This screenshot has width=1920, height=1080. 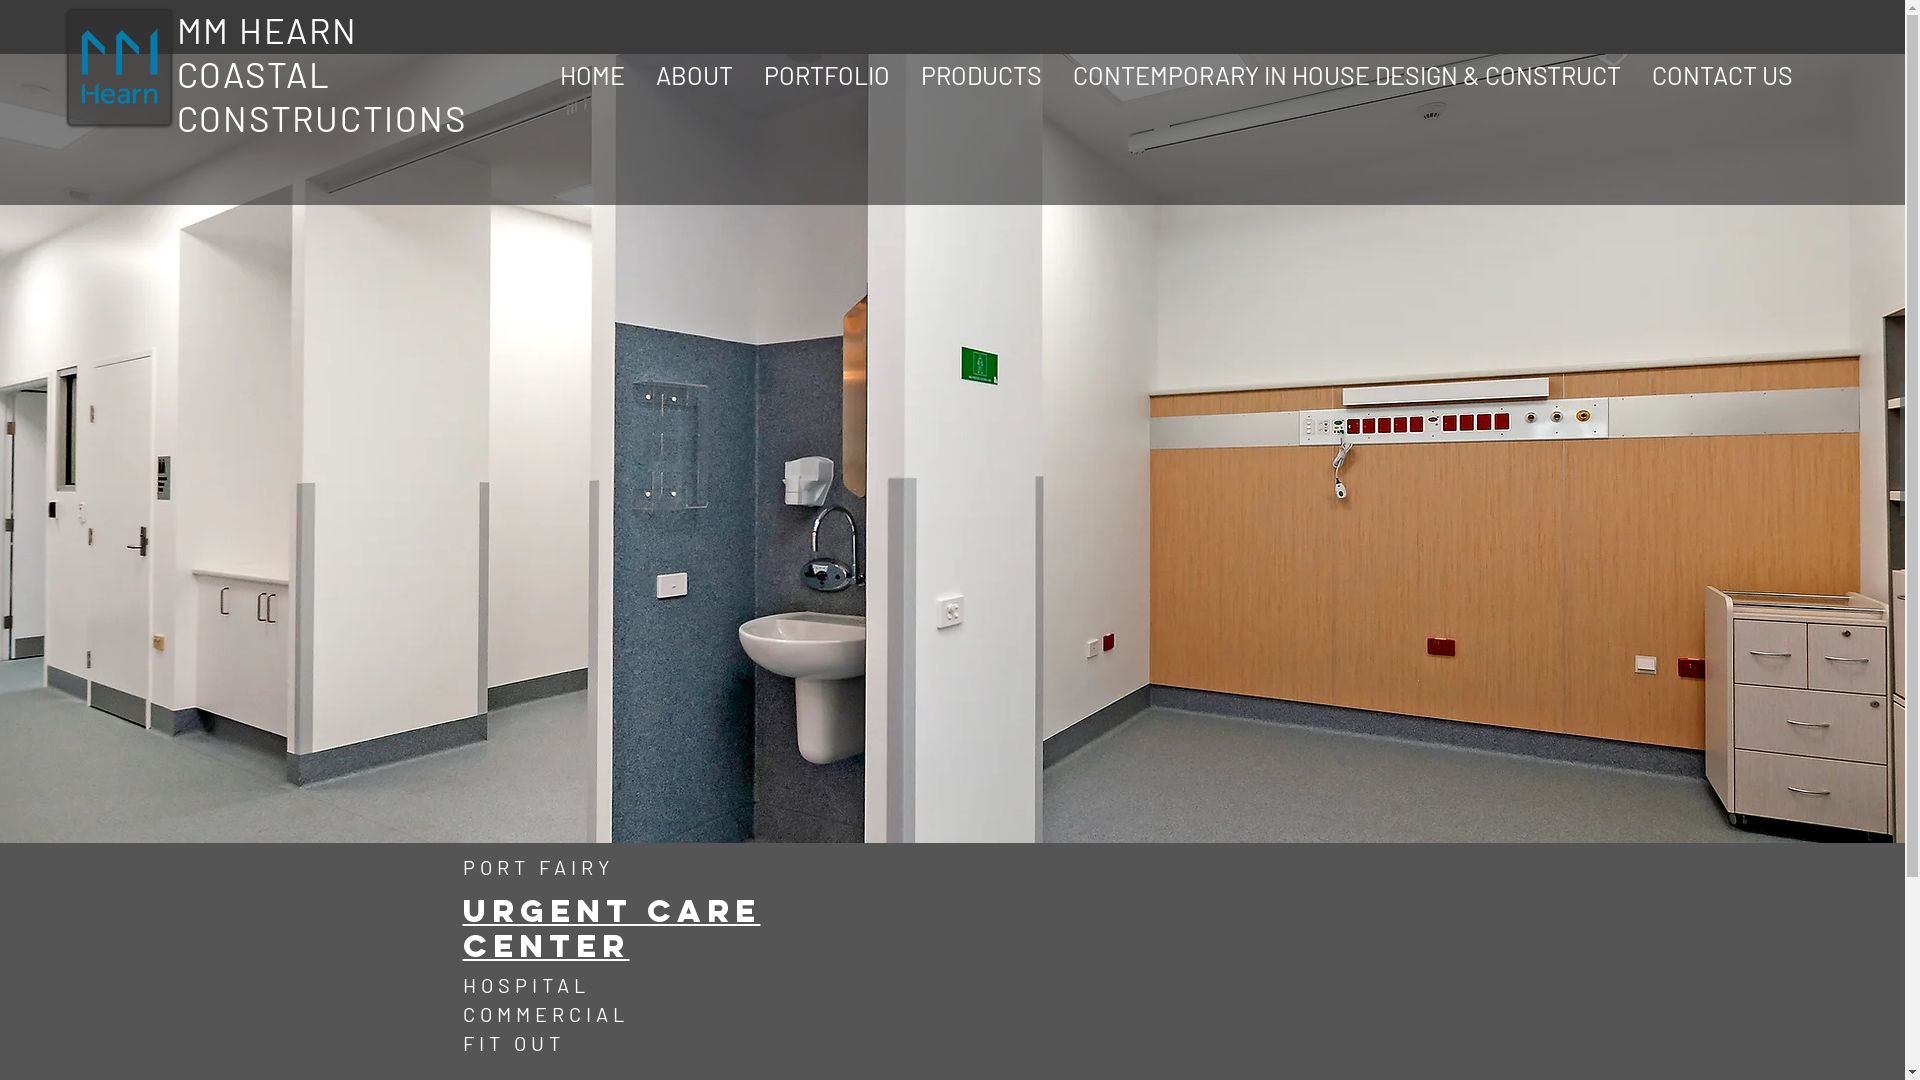 What do you see at coordinates (694, 73) in the screenshot?
I see `'ABOUT'` at bounding box center [694, 73].